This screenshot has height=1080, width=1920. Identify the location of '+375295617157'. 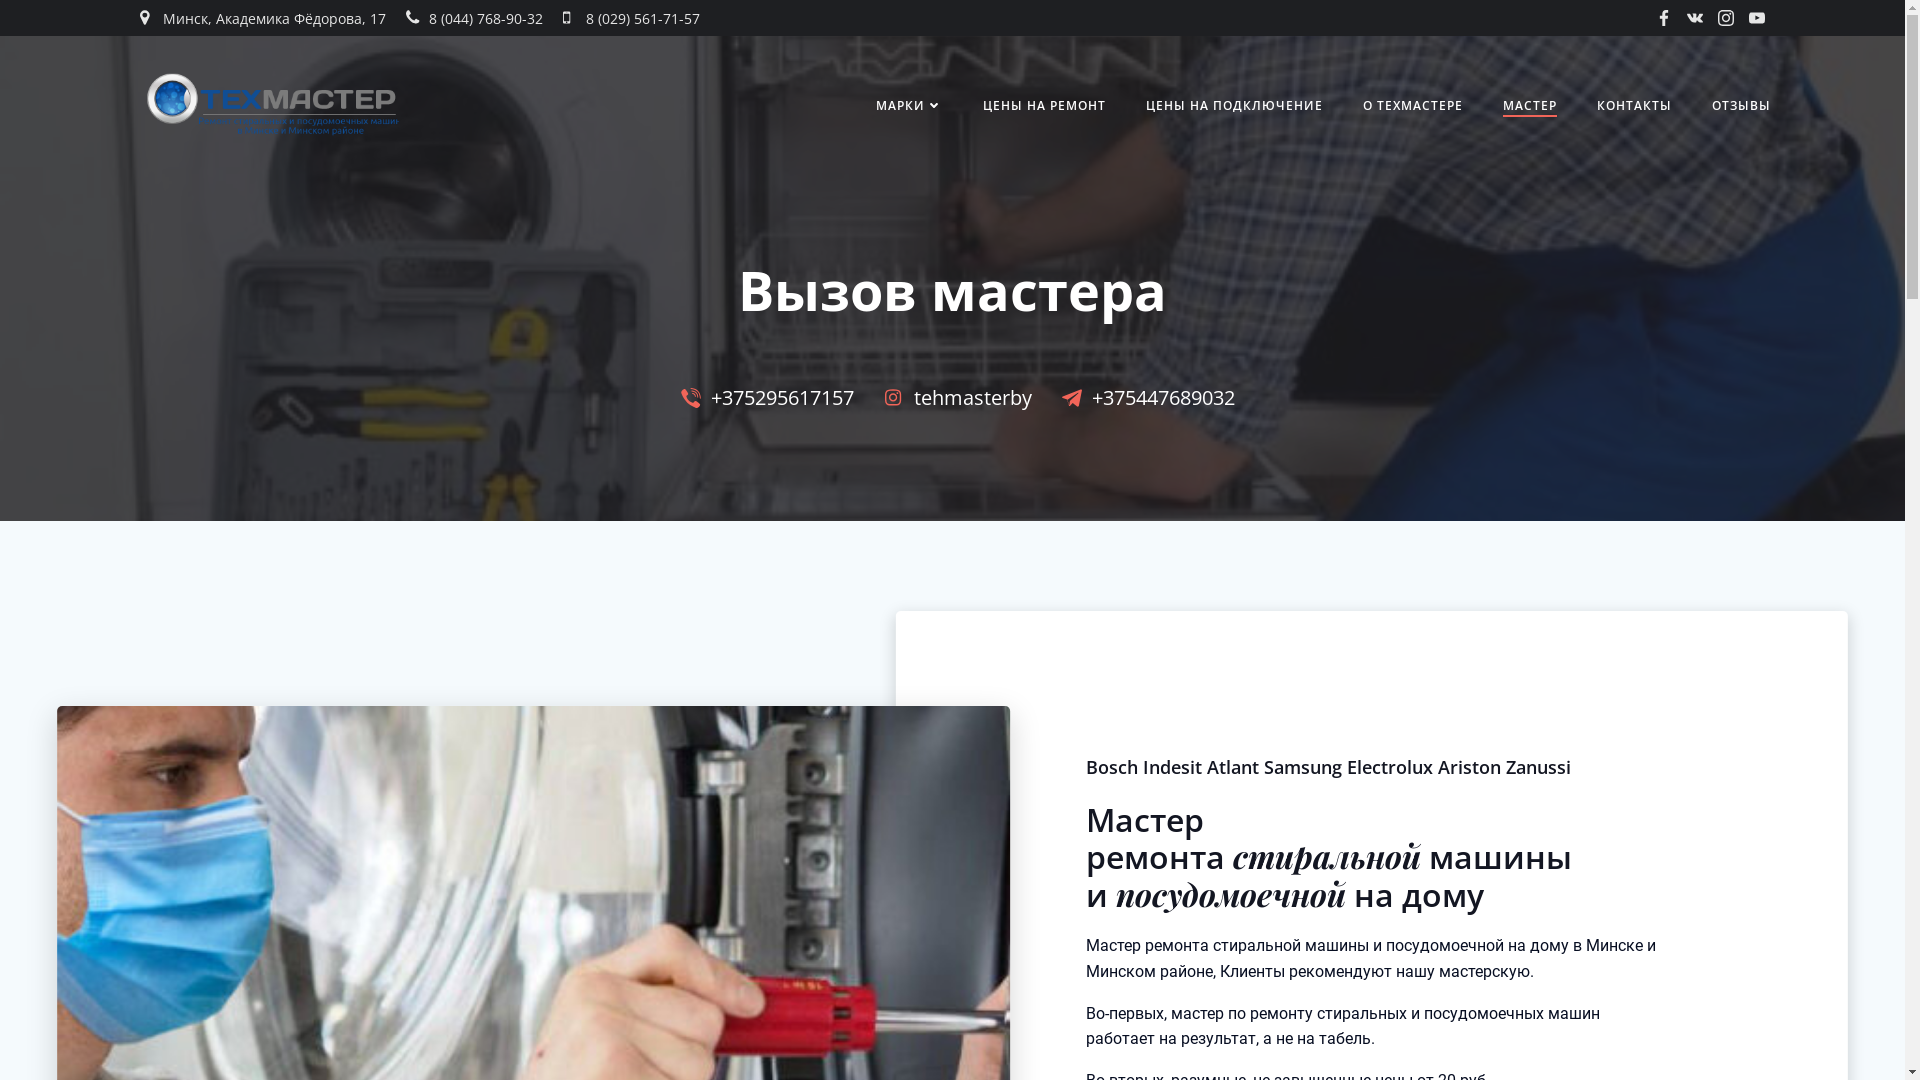
(760, 397).